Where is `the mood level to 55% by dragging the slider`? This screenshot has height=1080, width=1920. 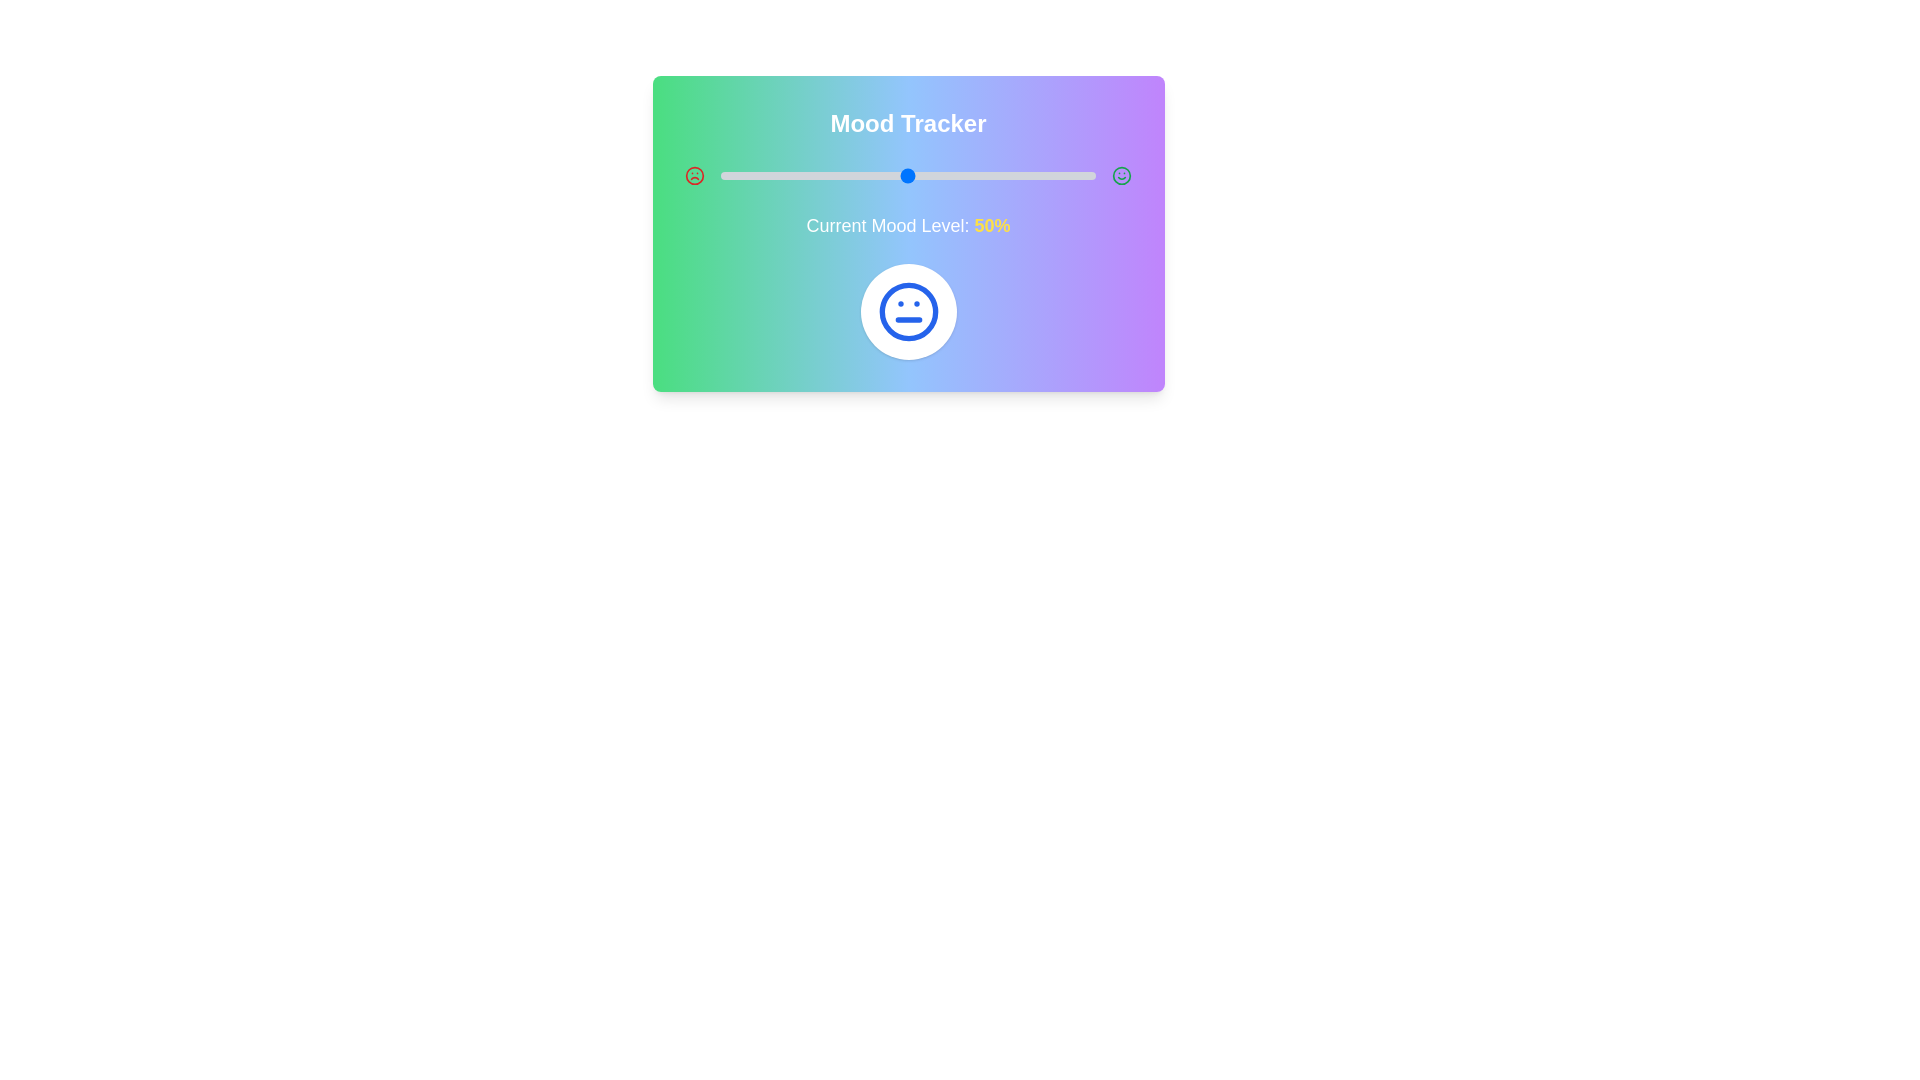 the mood level to 55% by dragging the slider is located at coordinates (926, 175).